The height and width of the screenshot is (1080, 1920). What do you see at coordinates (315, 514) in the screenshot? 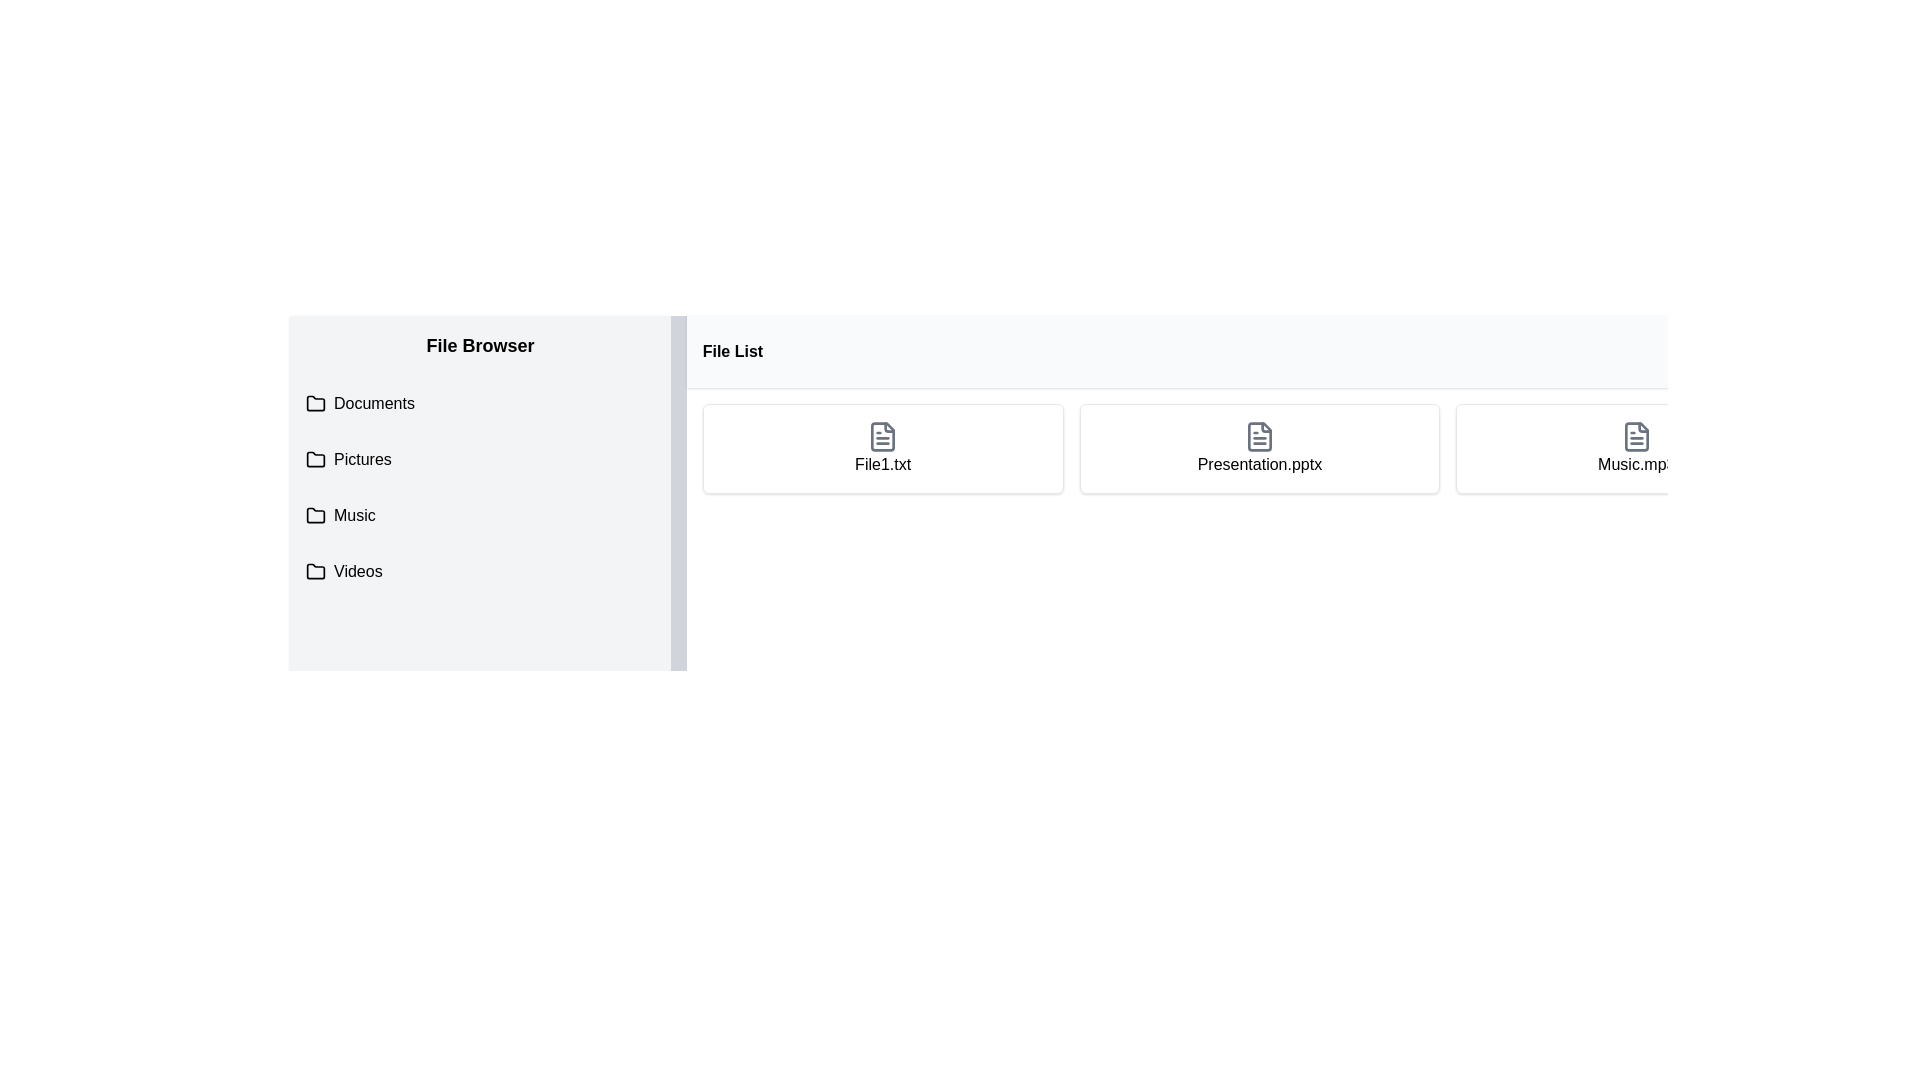
I see `the folder icon in the 'File Browser' panel` at bounding box center [315, 514].